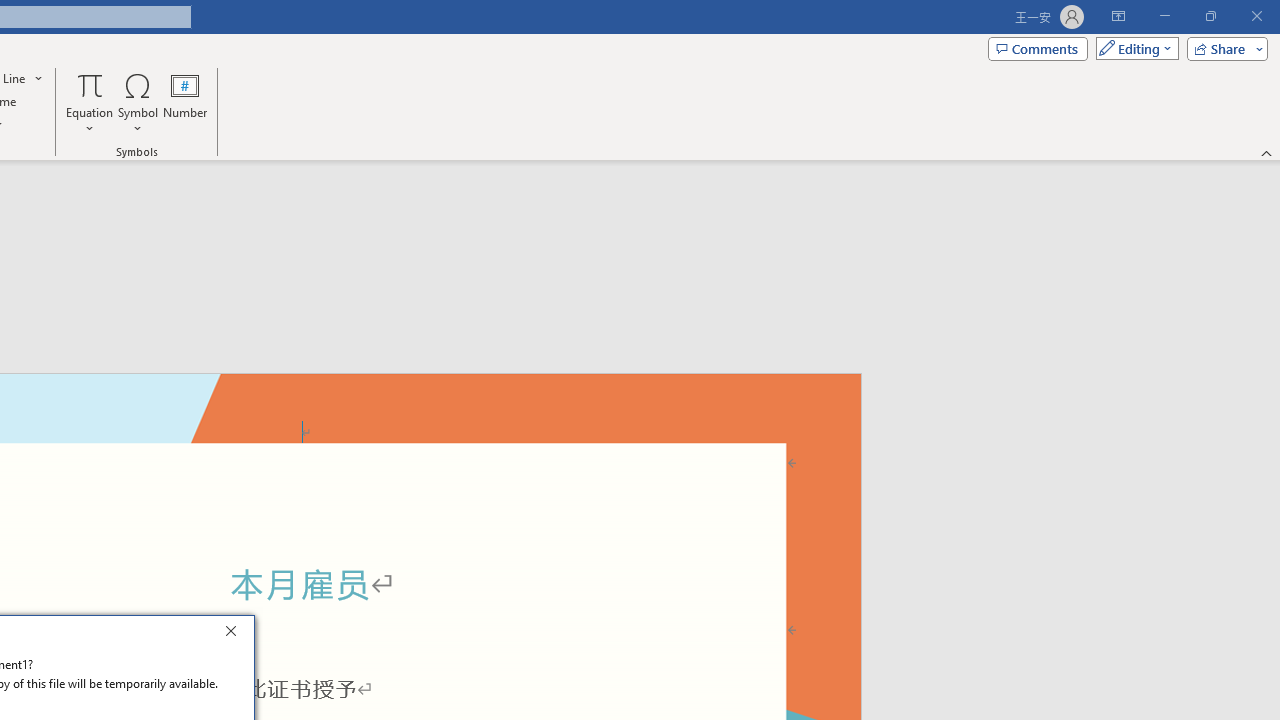 The width and height of the screenshot is (1280, 720). I want to click on 'Ribbon Display Options', so click(1117, 16).